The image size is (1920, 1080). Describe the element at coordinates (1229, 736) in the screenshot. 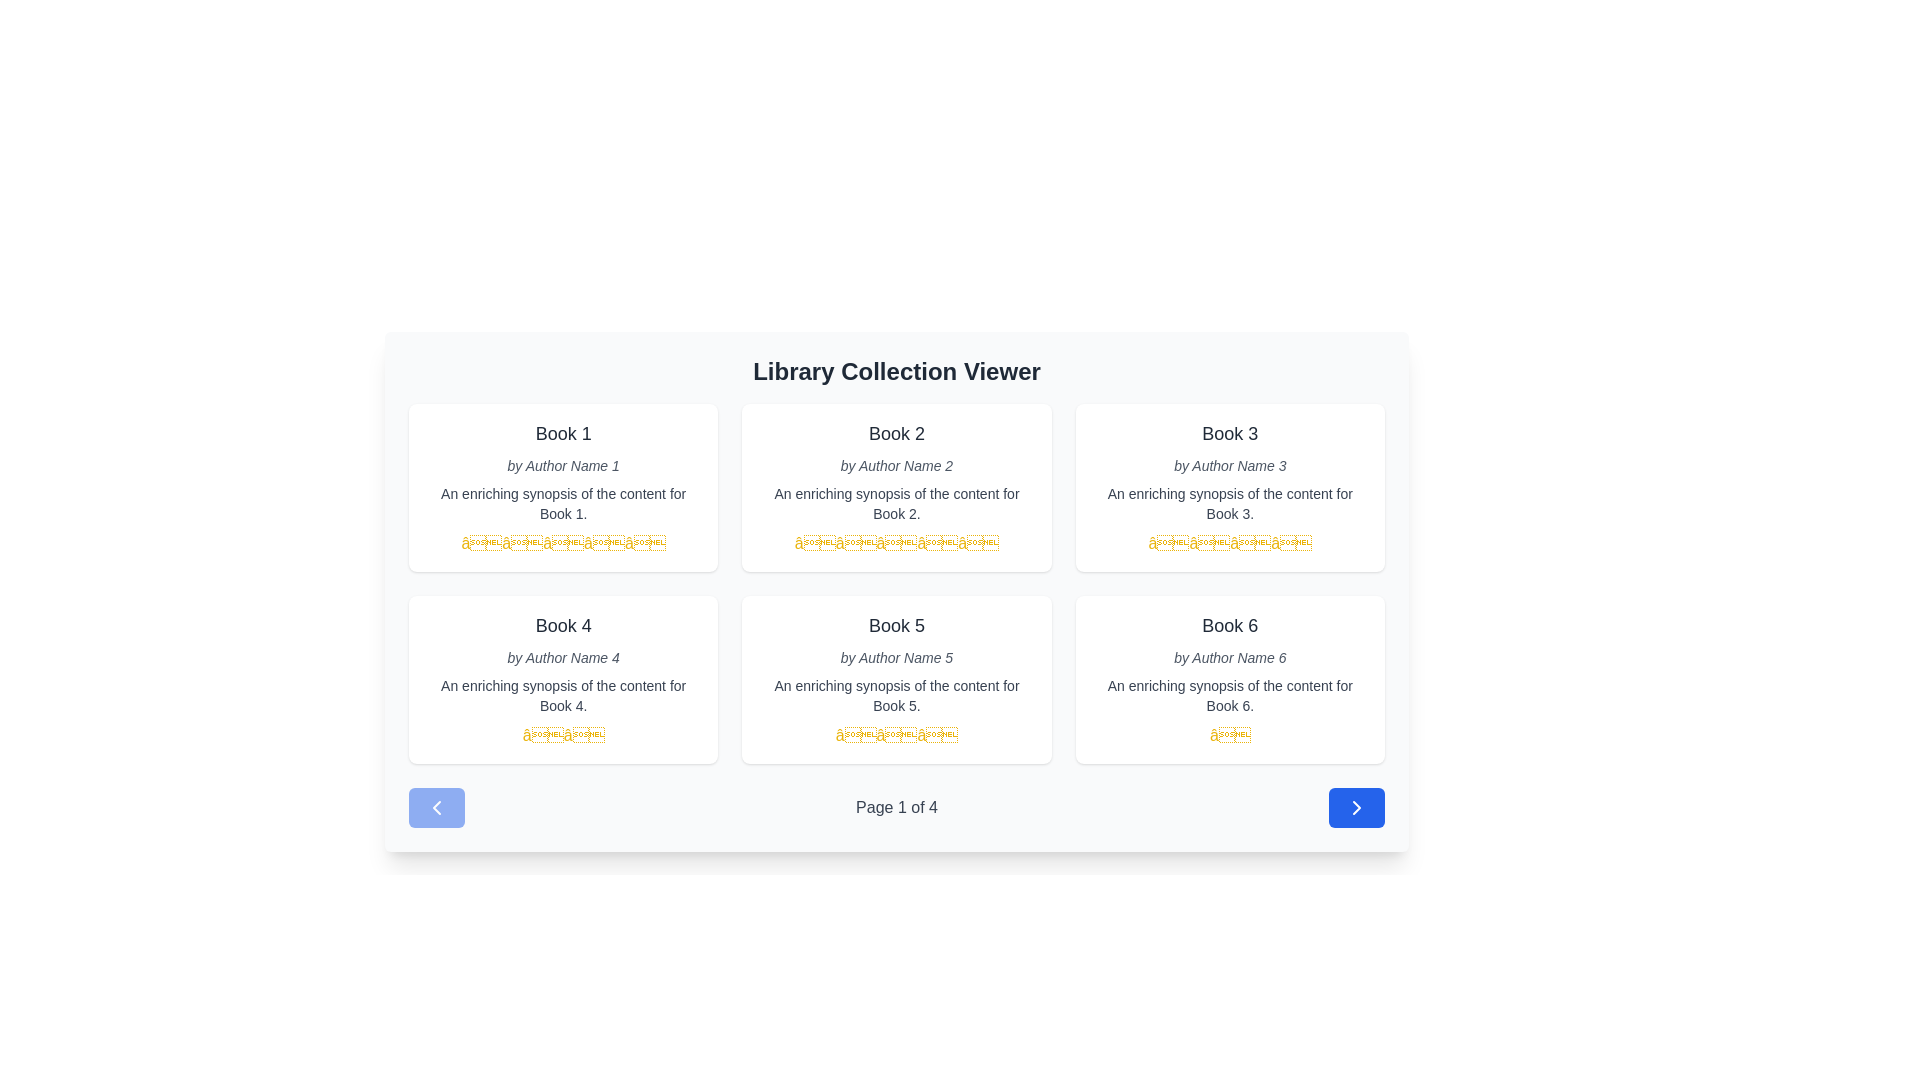

I see `the static text element styled as a symbol located at the bottom of the card for 'Book 6', beneath the book title, author name, and synopsis text` at that location.